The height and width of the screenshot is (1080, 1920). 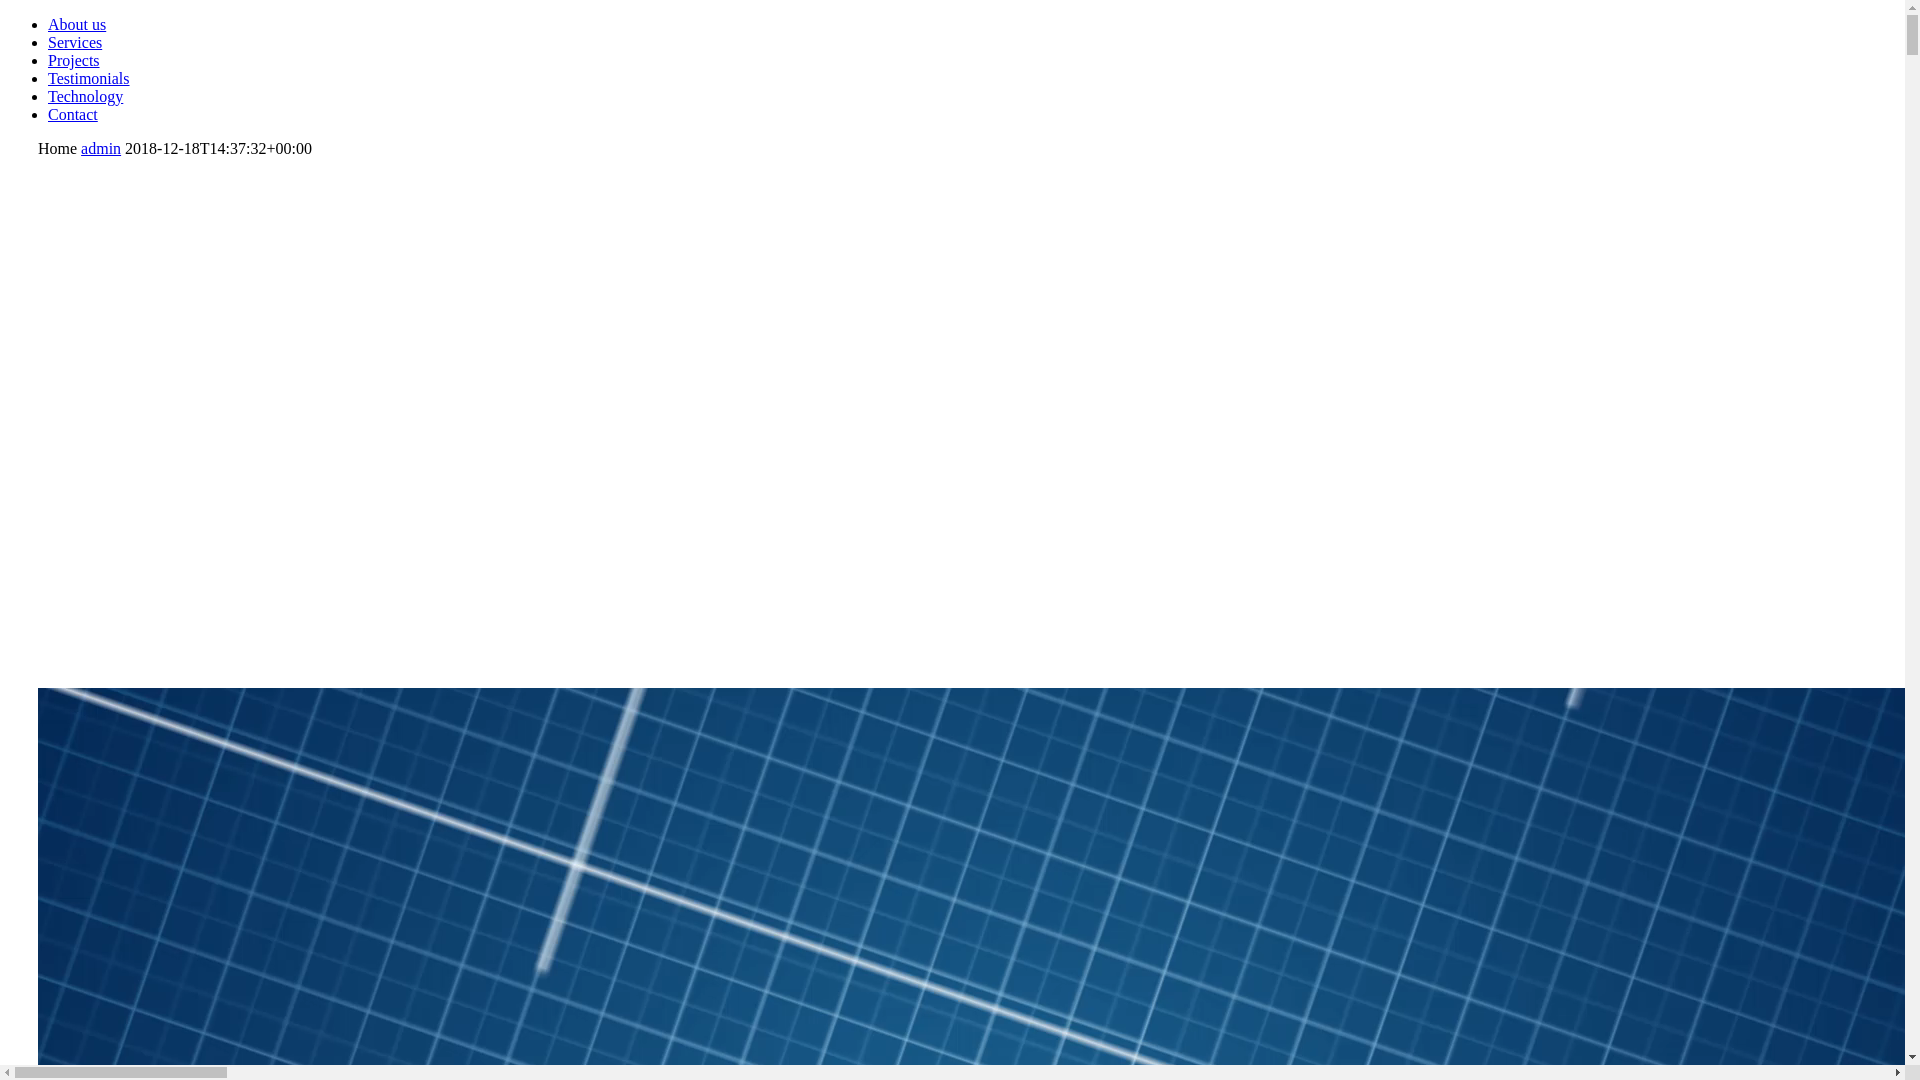 What do you see at coordinates (99, 147) in the screenshot?
I see `'admin'` at bounding box center [99, 147].